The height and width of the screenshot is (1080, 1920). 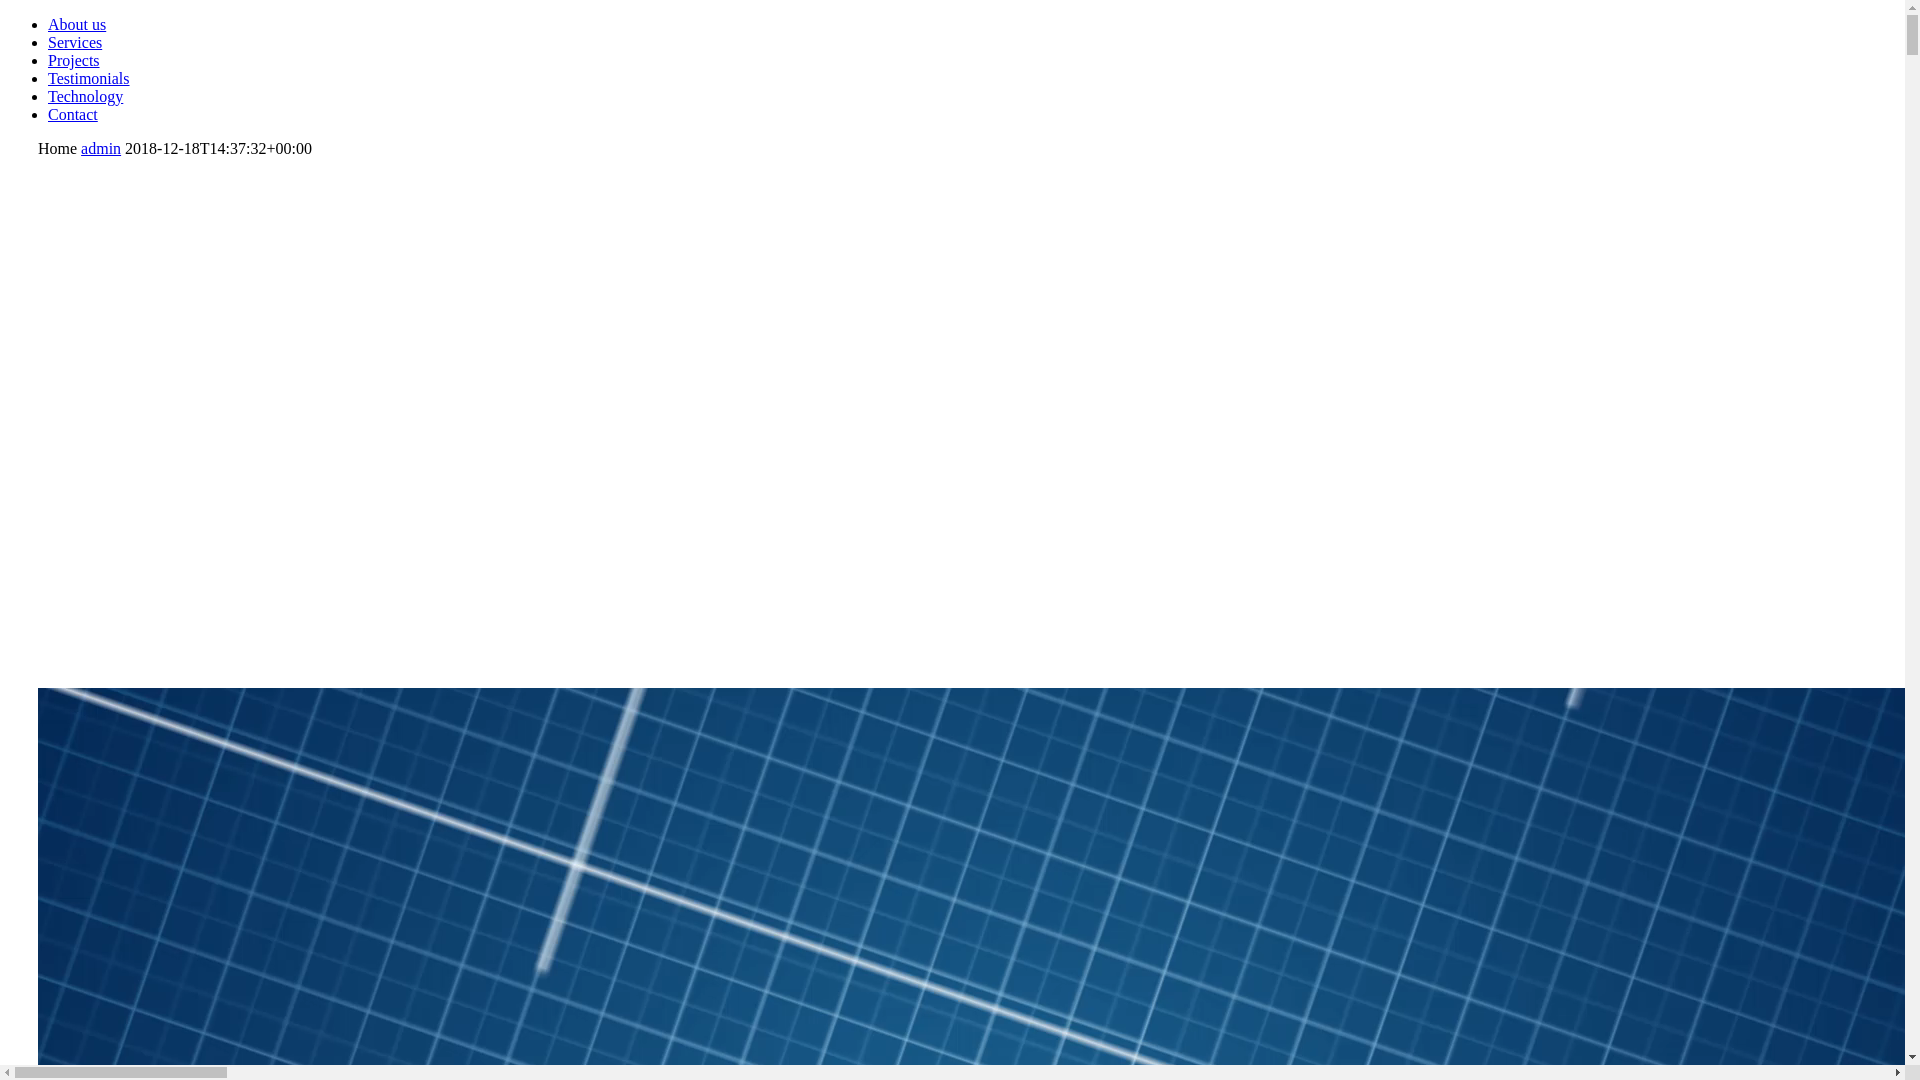 What do you see at coordinates (99, 147) in the screenshot?
I see `'admin'` at bounding box center [99, 147].